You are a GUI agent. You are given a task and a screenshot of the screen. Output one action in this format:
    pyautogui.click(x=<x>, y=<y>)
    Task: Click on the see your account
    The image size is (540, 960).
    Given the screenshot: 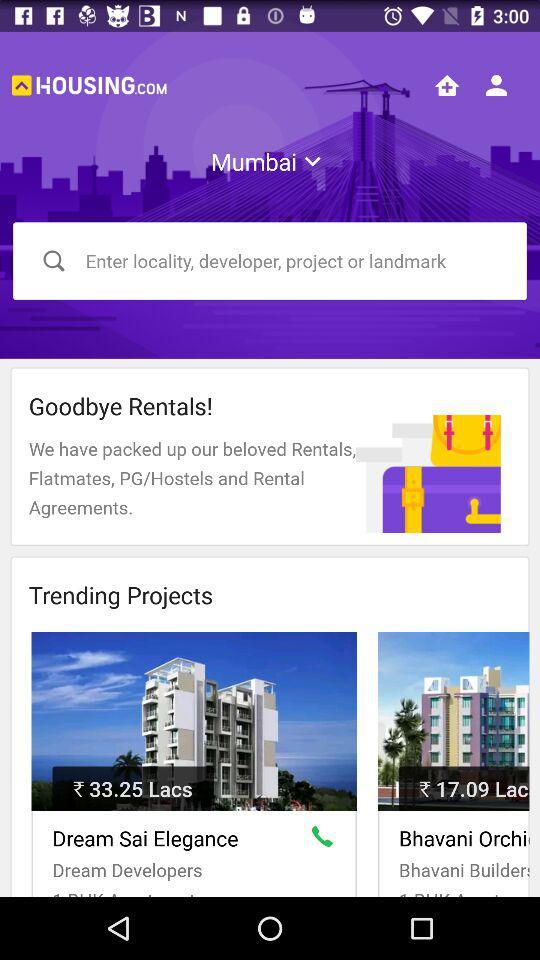 What is the action you would take?
    pyautogui.click(x=495, y=85)
    